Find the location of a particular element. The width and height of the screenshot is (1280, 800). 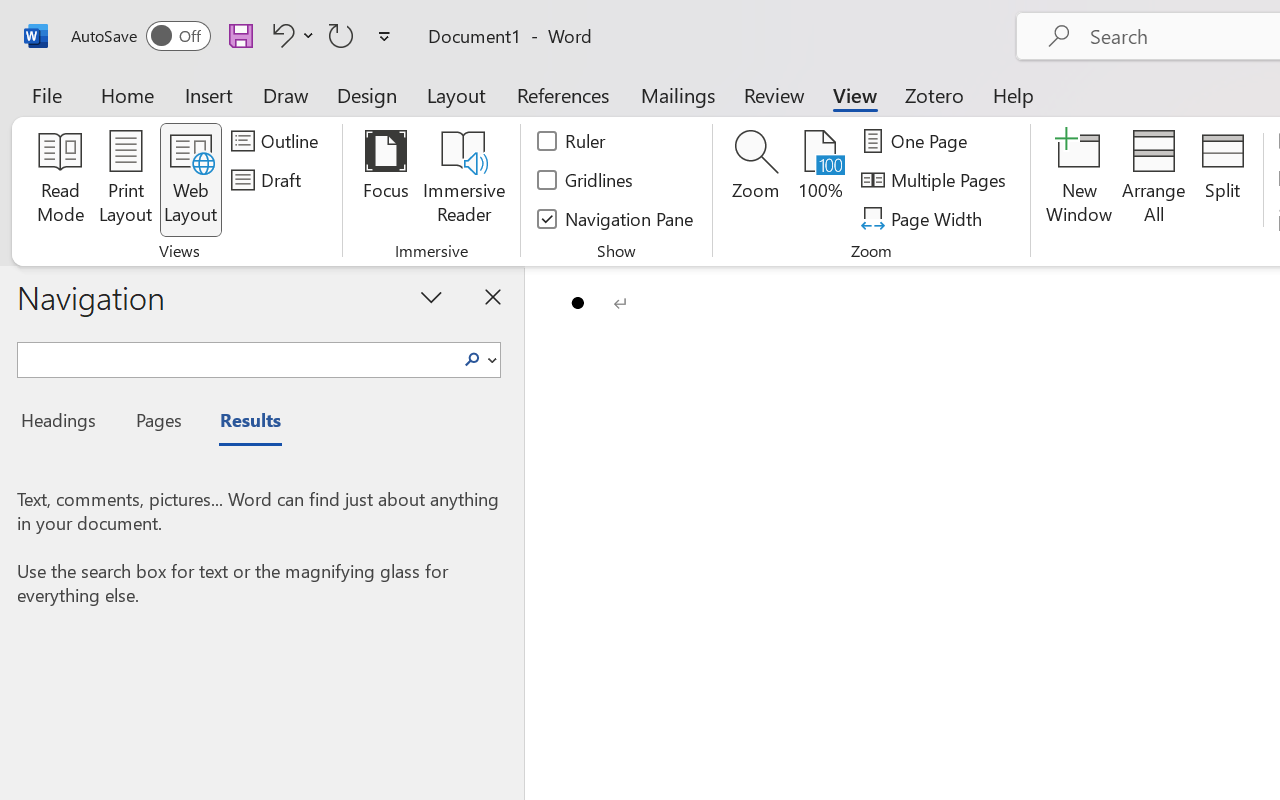

'One Page' is located at coordinates (916, 141).